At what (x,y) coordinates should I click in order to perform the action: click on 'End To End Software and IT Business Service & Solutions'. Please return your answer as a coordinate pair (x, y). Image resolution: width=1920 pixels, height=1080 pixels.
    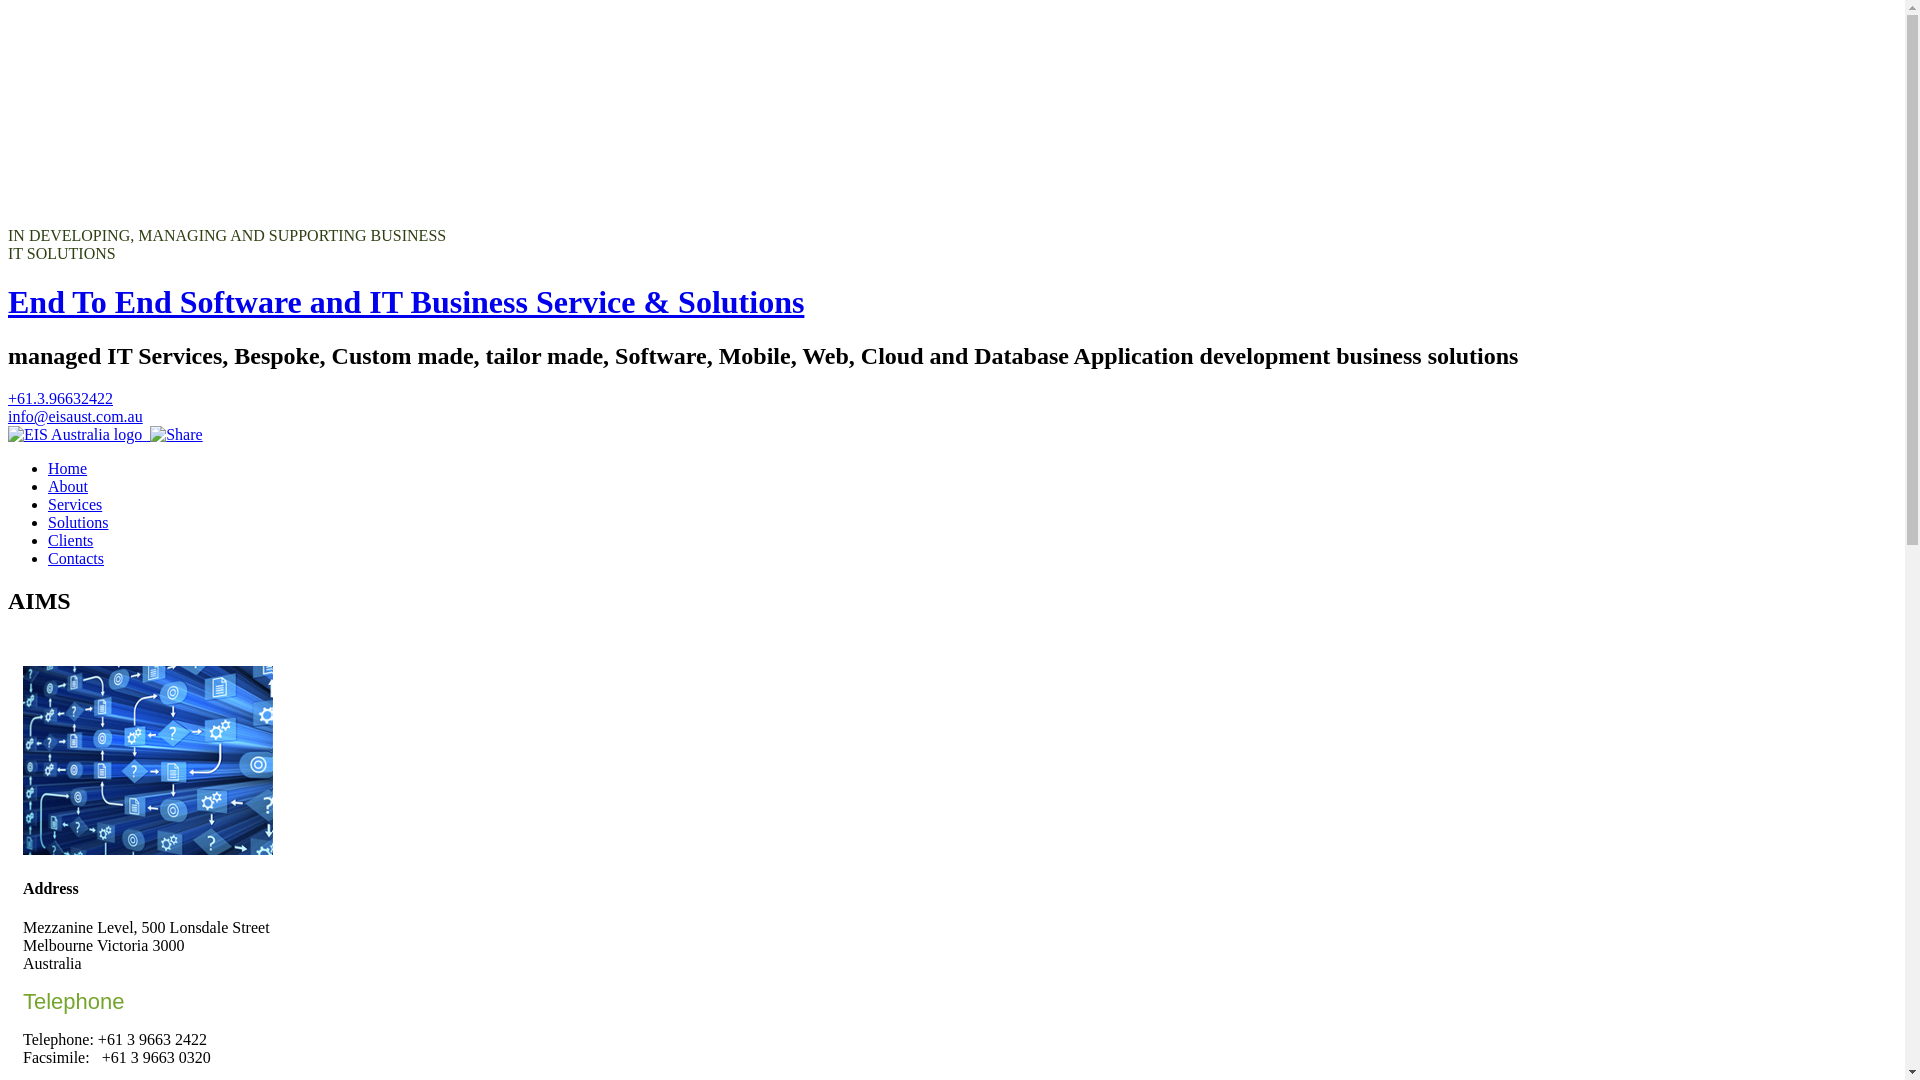
    Looking at the image, I should click on (405, 301).